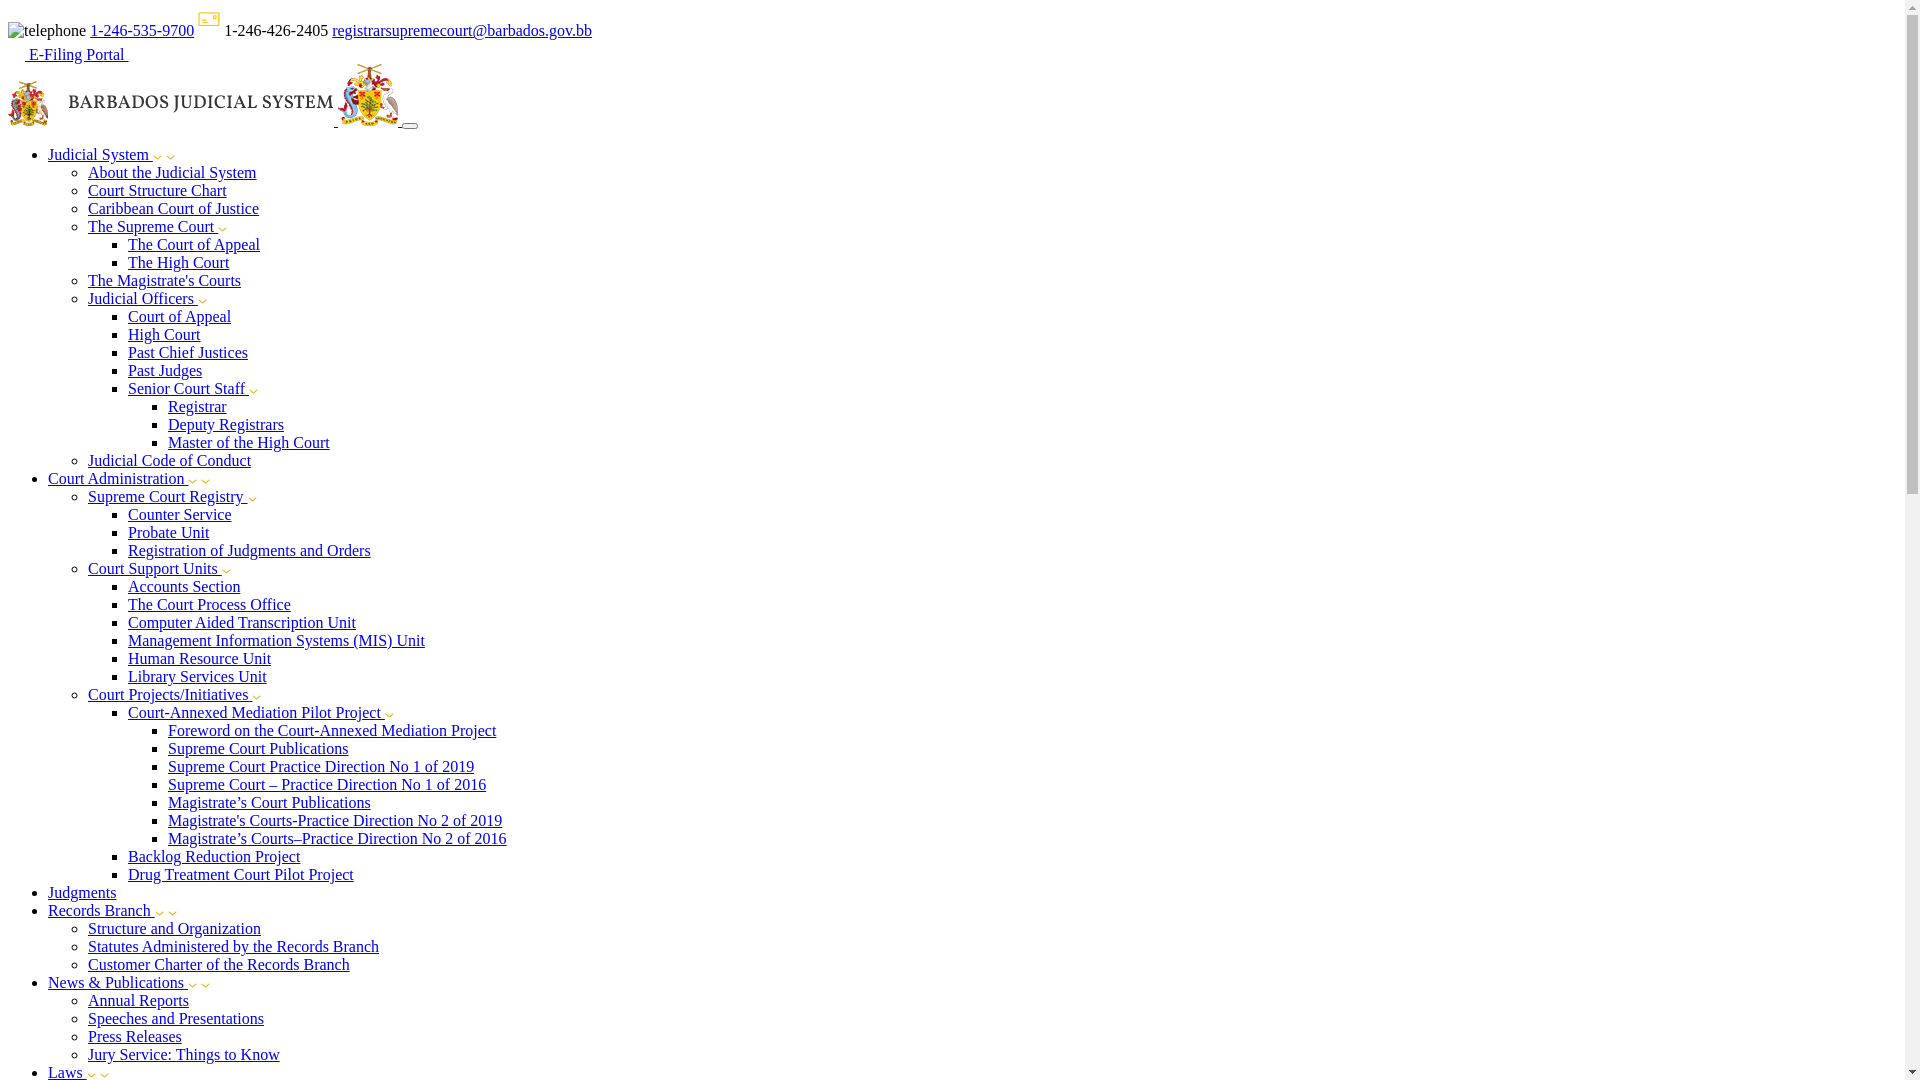 This screenshot has width=1920, height=1080. I want to click on 'Judgments', so click(80, 891).